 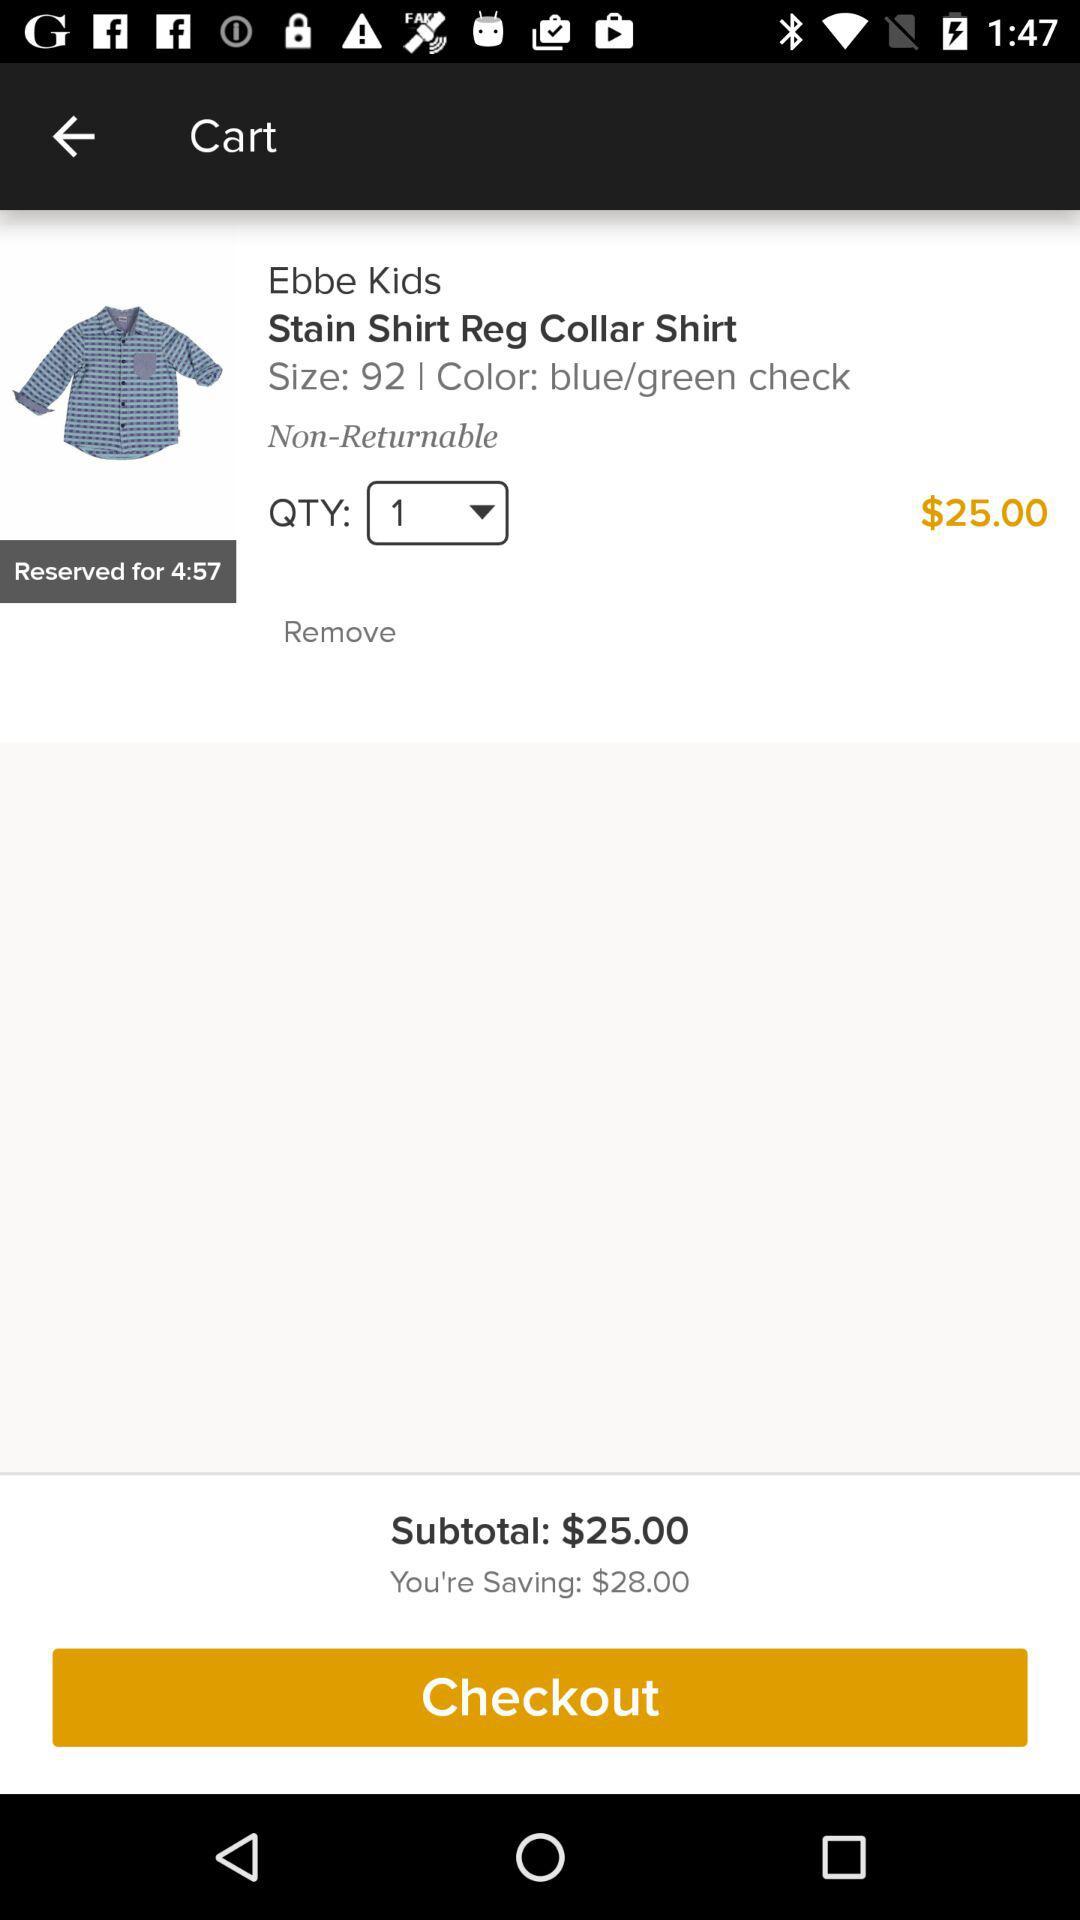 I want to click on the item next to the reserved for 4, so click(x=383, y=631).